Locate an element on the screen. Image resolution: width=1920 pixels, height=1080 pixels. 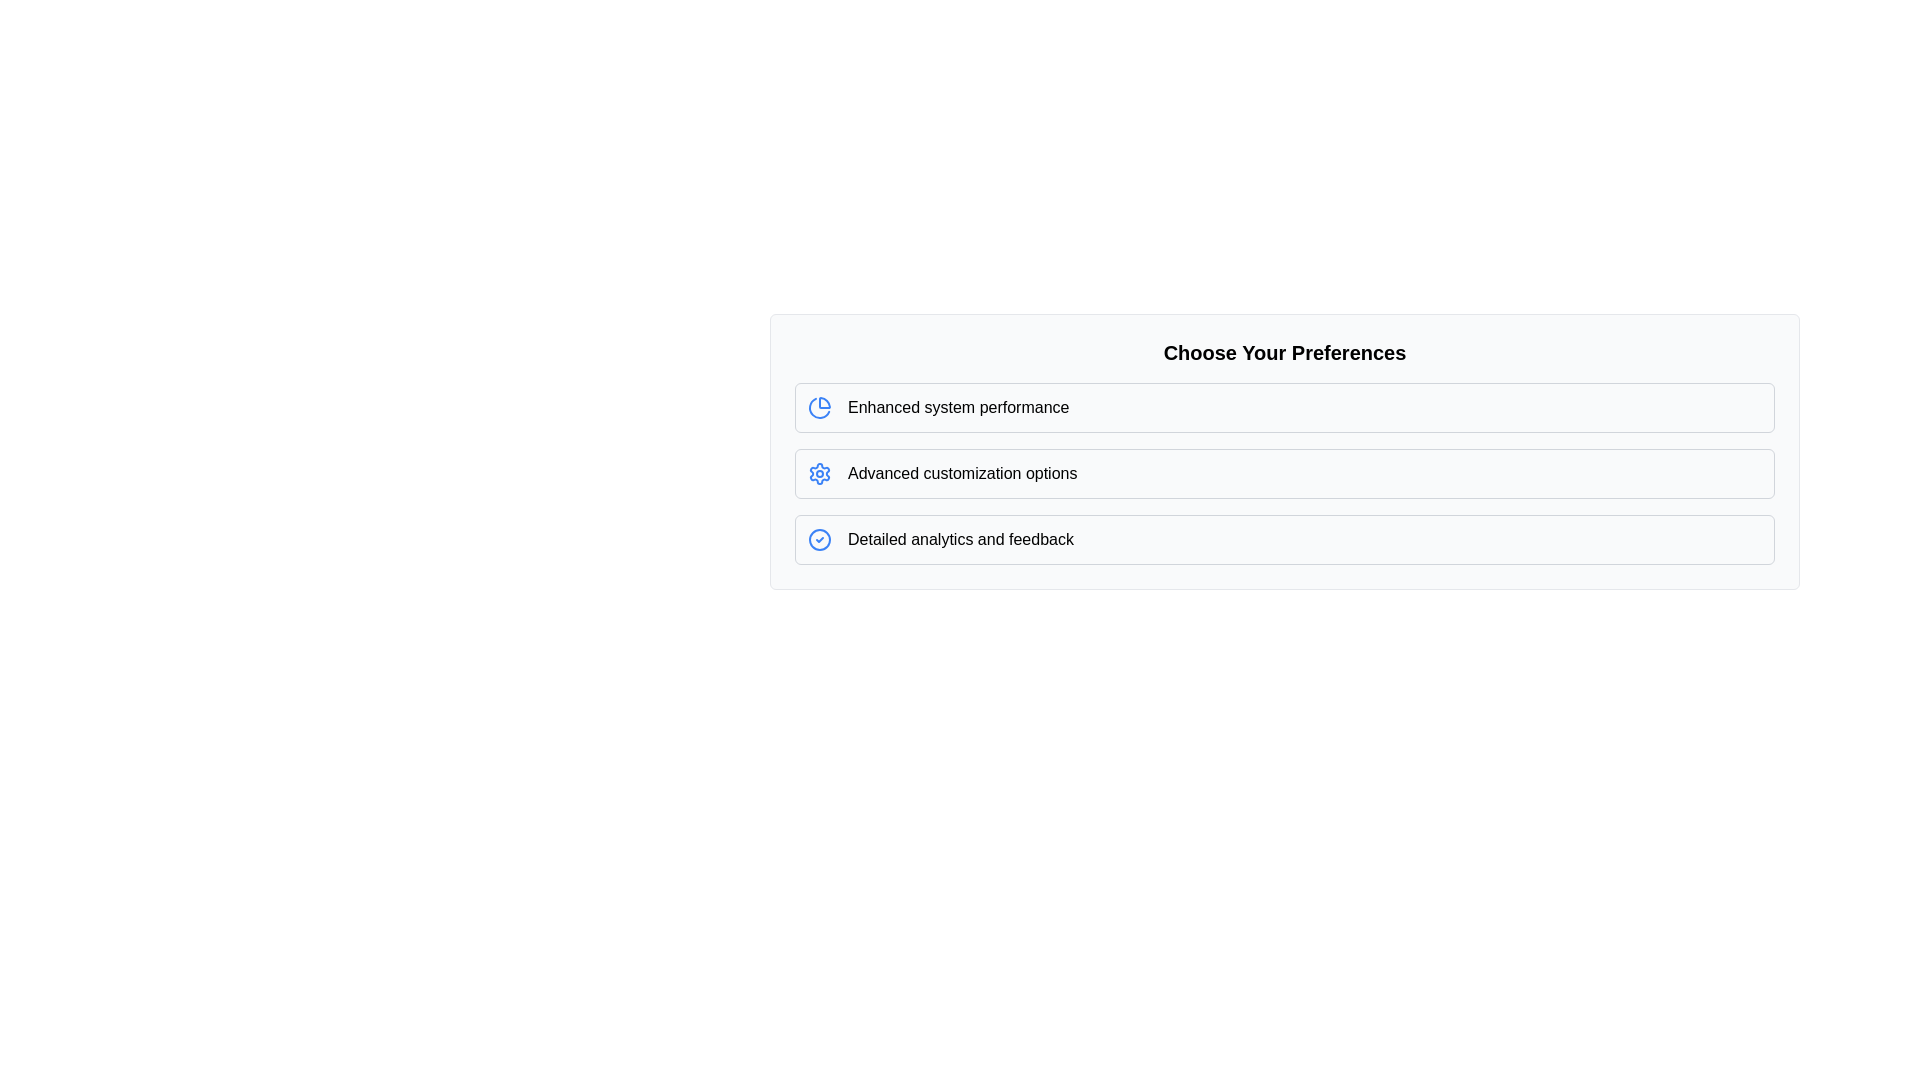
the text label displaying 'Detailed analytics and feedback', which is located next to a checkmark icon in the third option of a vertically stacked list under 'Choose Your Preferences' is located at coordinates (960, 540).